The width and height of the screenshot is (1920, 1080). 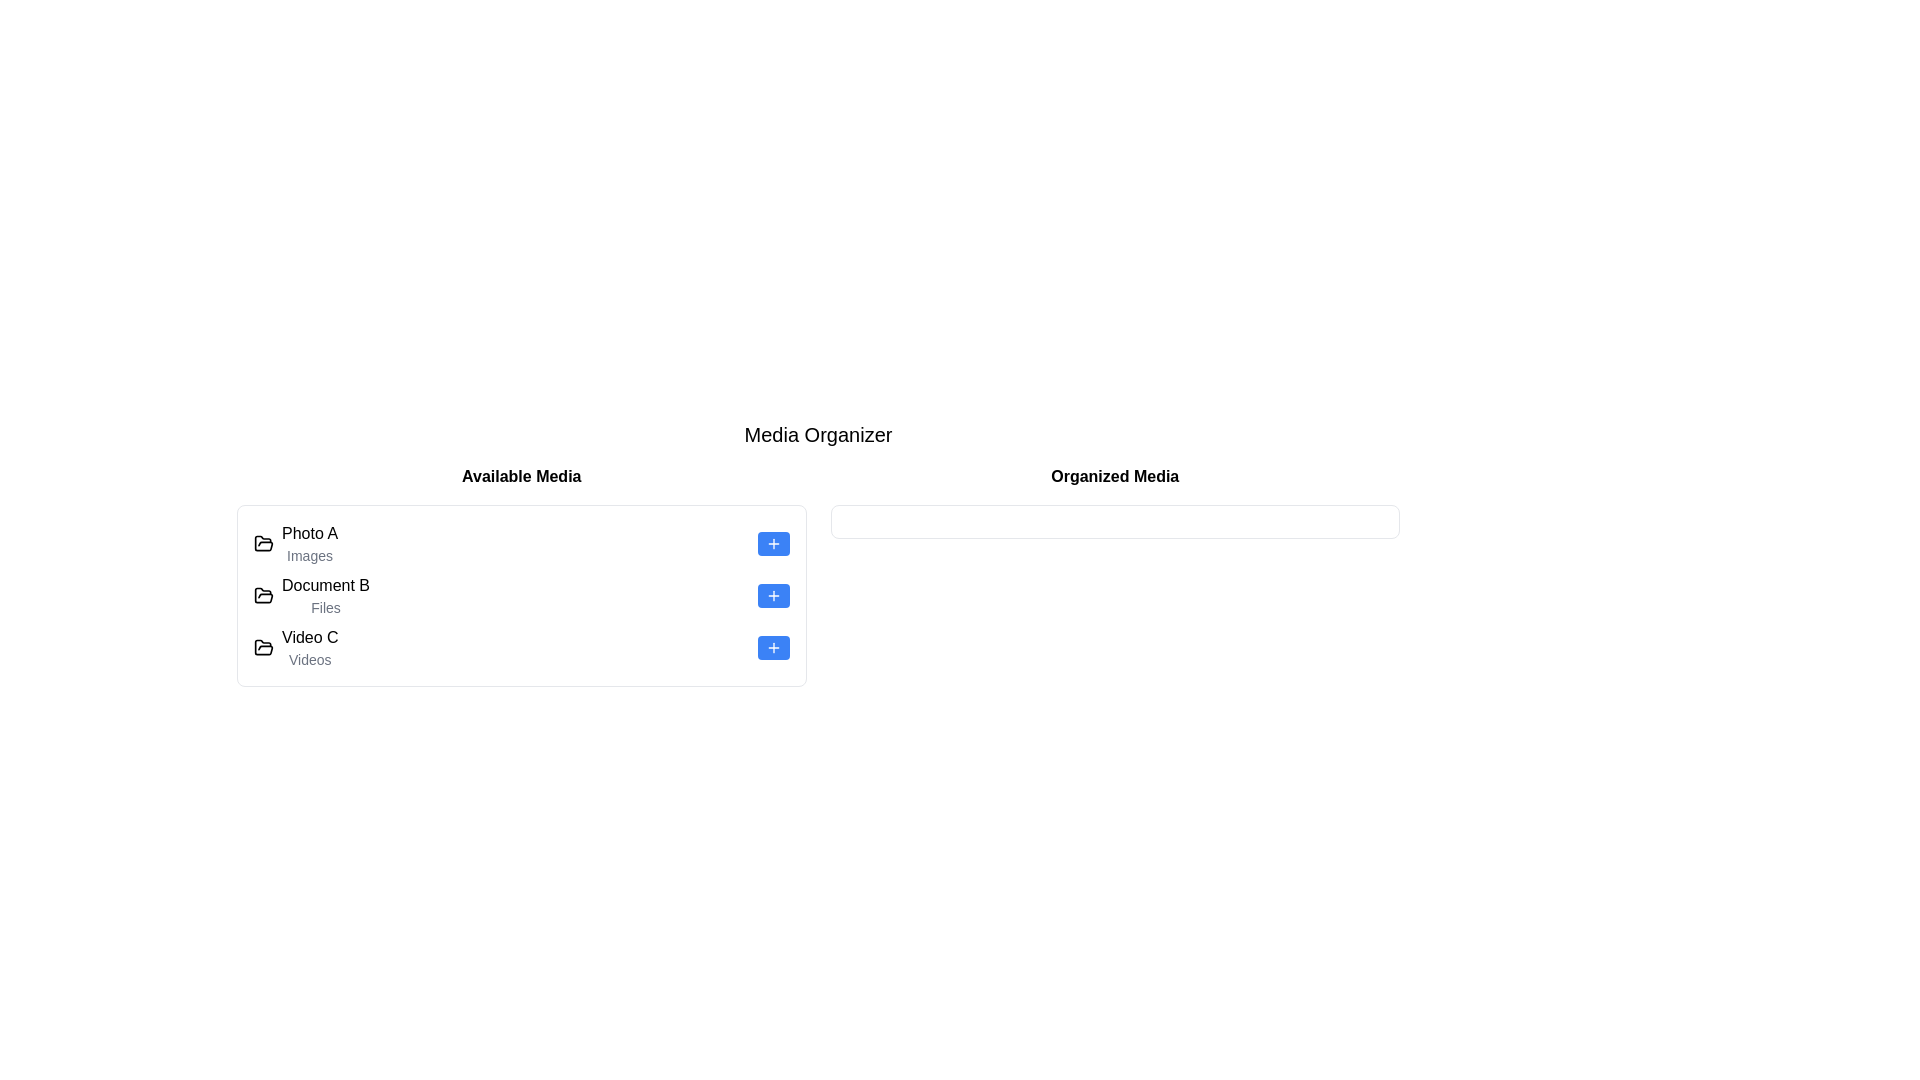 I want to click on the blue rectangular button with a white '+' icon located in the 'Available Media' section, right of 'Photo AImages', so click(x=772, y=543).